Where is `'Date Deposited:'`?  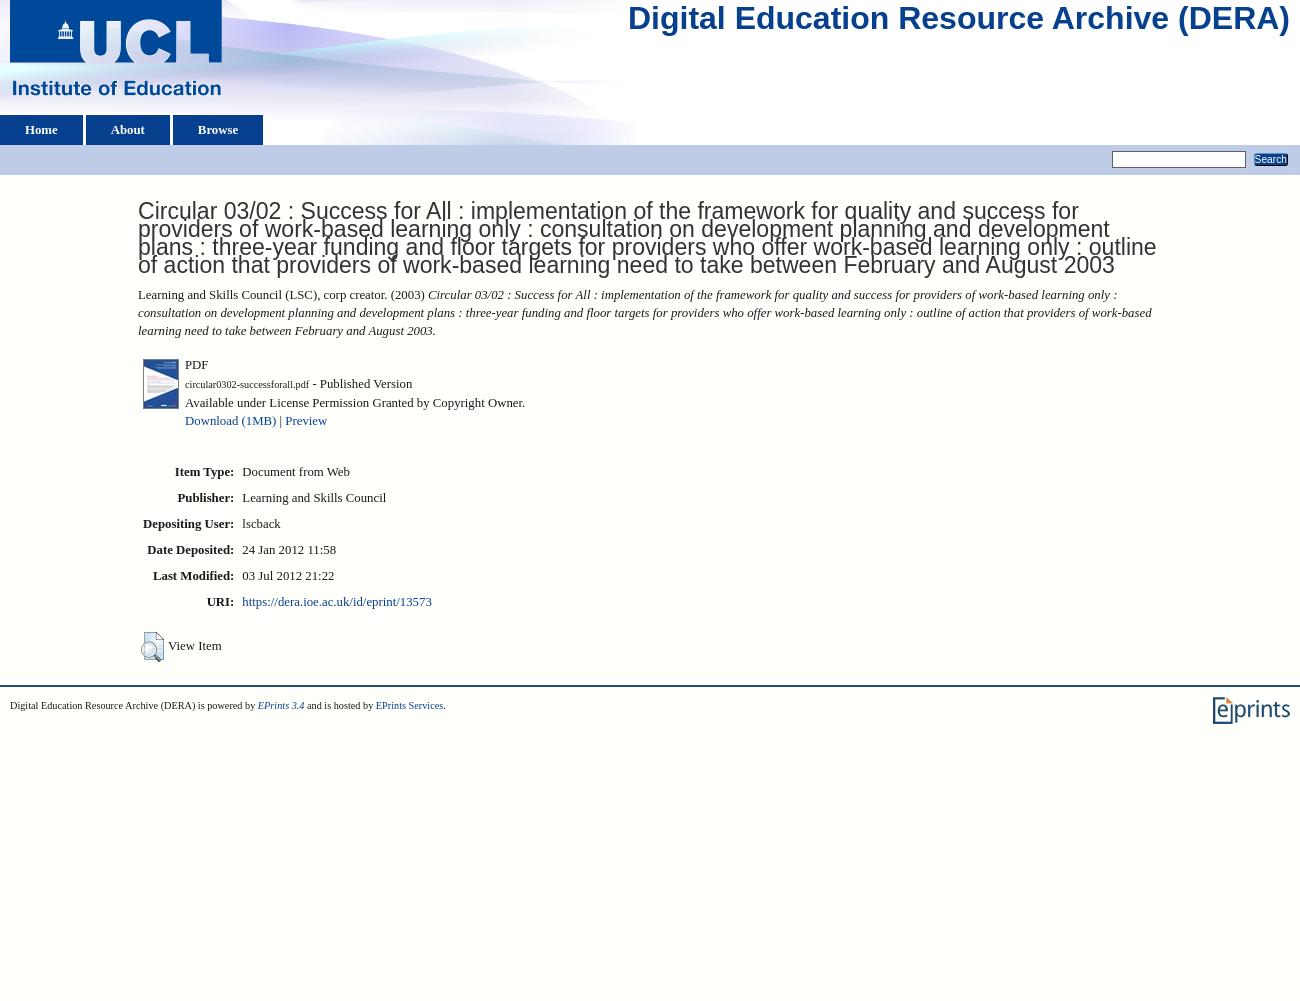
'Date Deposited:' is located at coordinates (190, 548).